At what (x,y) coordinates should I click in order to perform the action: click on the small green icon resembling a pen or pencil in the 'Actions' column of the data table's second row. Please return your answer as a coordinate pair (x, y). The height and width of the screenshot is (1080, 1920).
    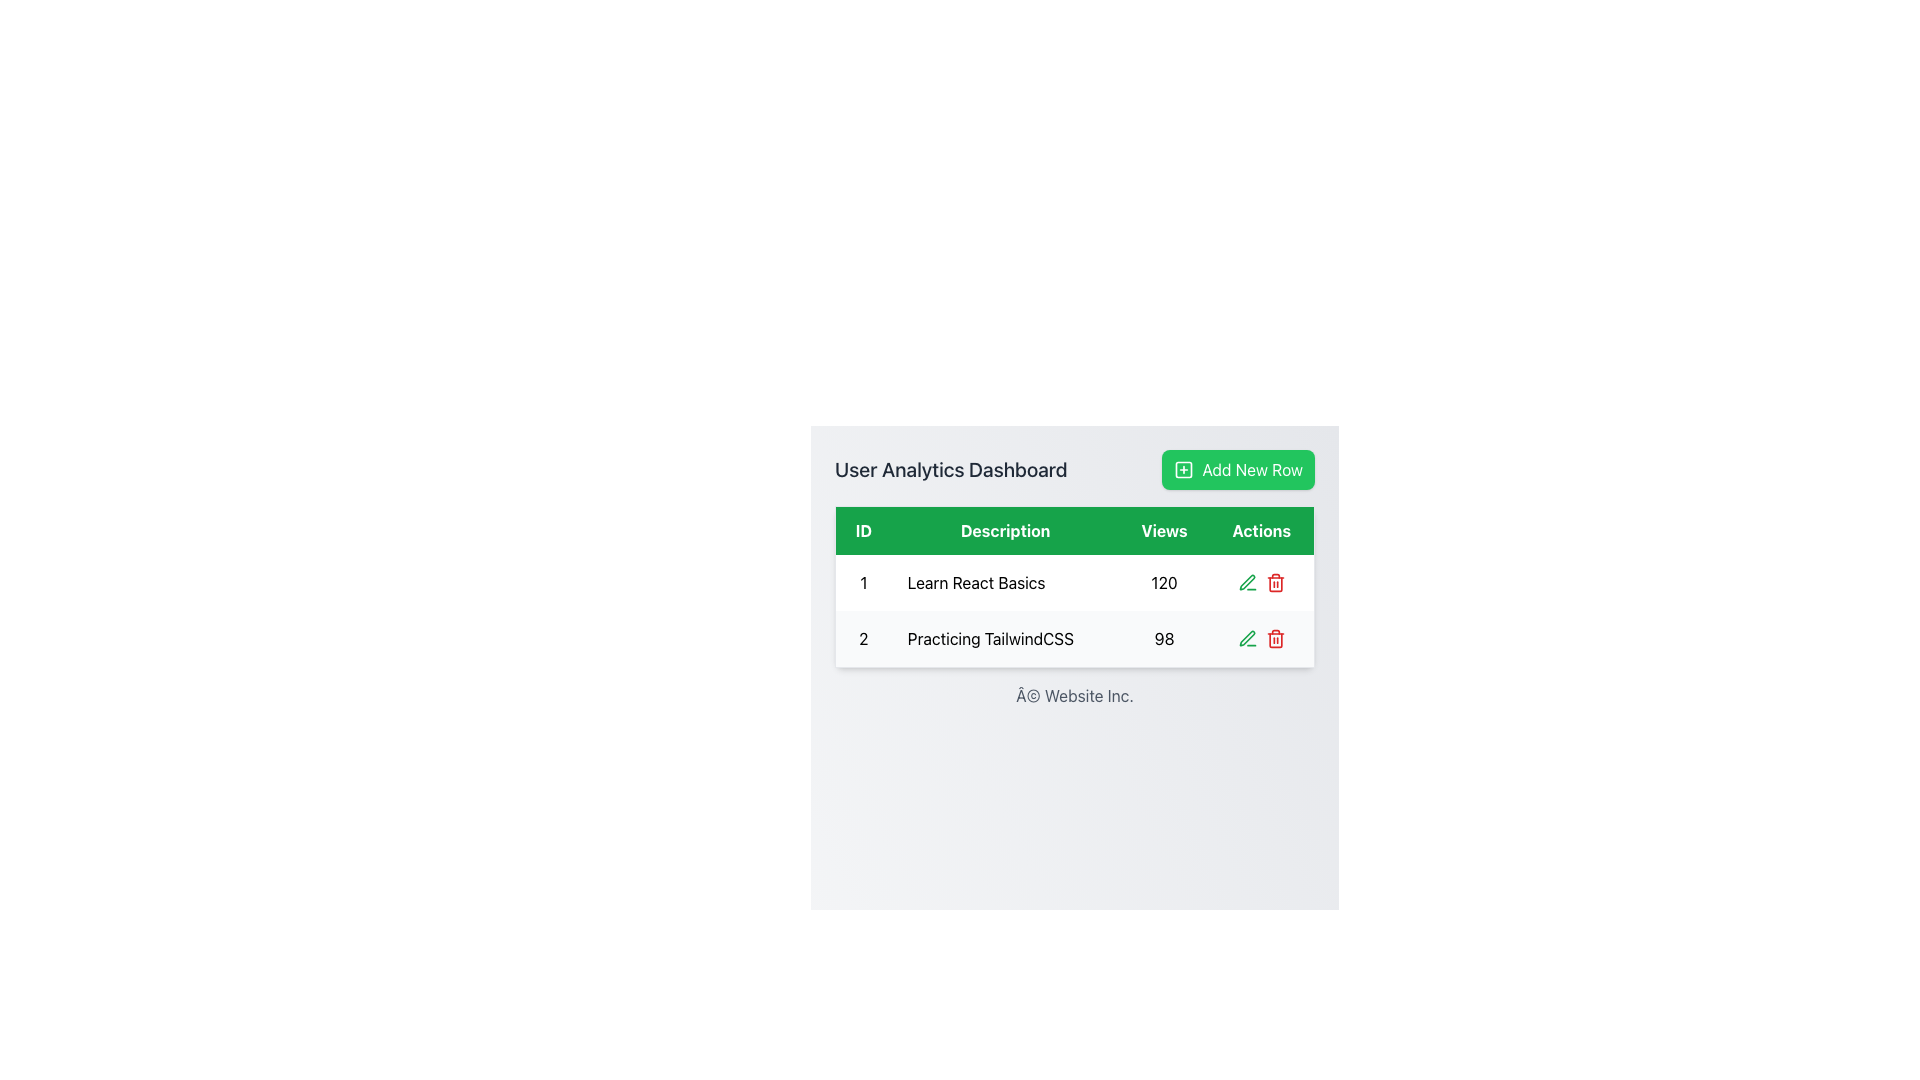
    Looking at the image, I should click on (1246, 639).